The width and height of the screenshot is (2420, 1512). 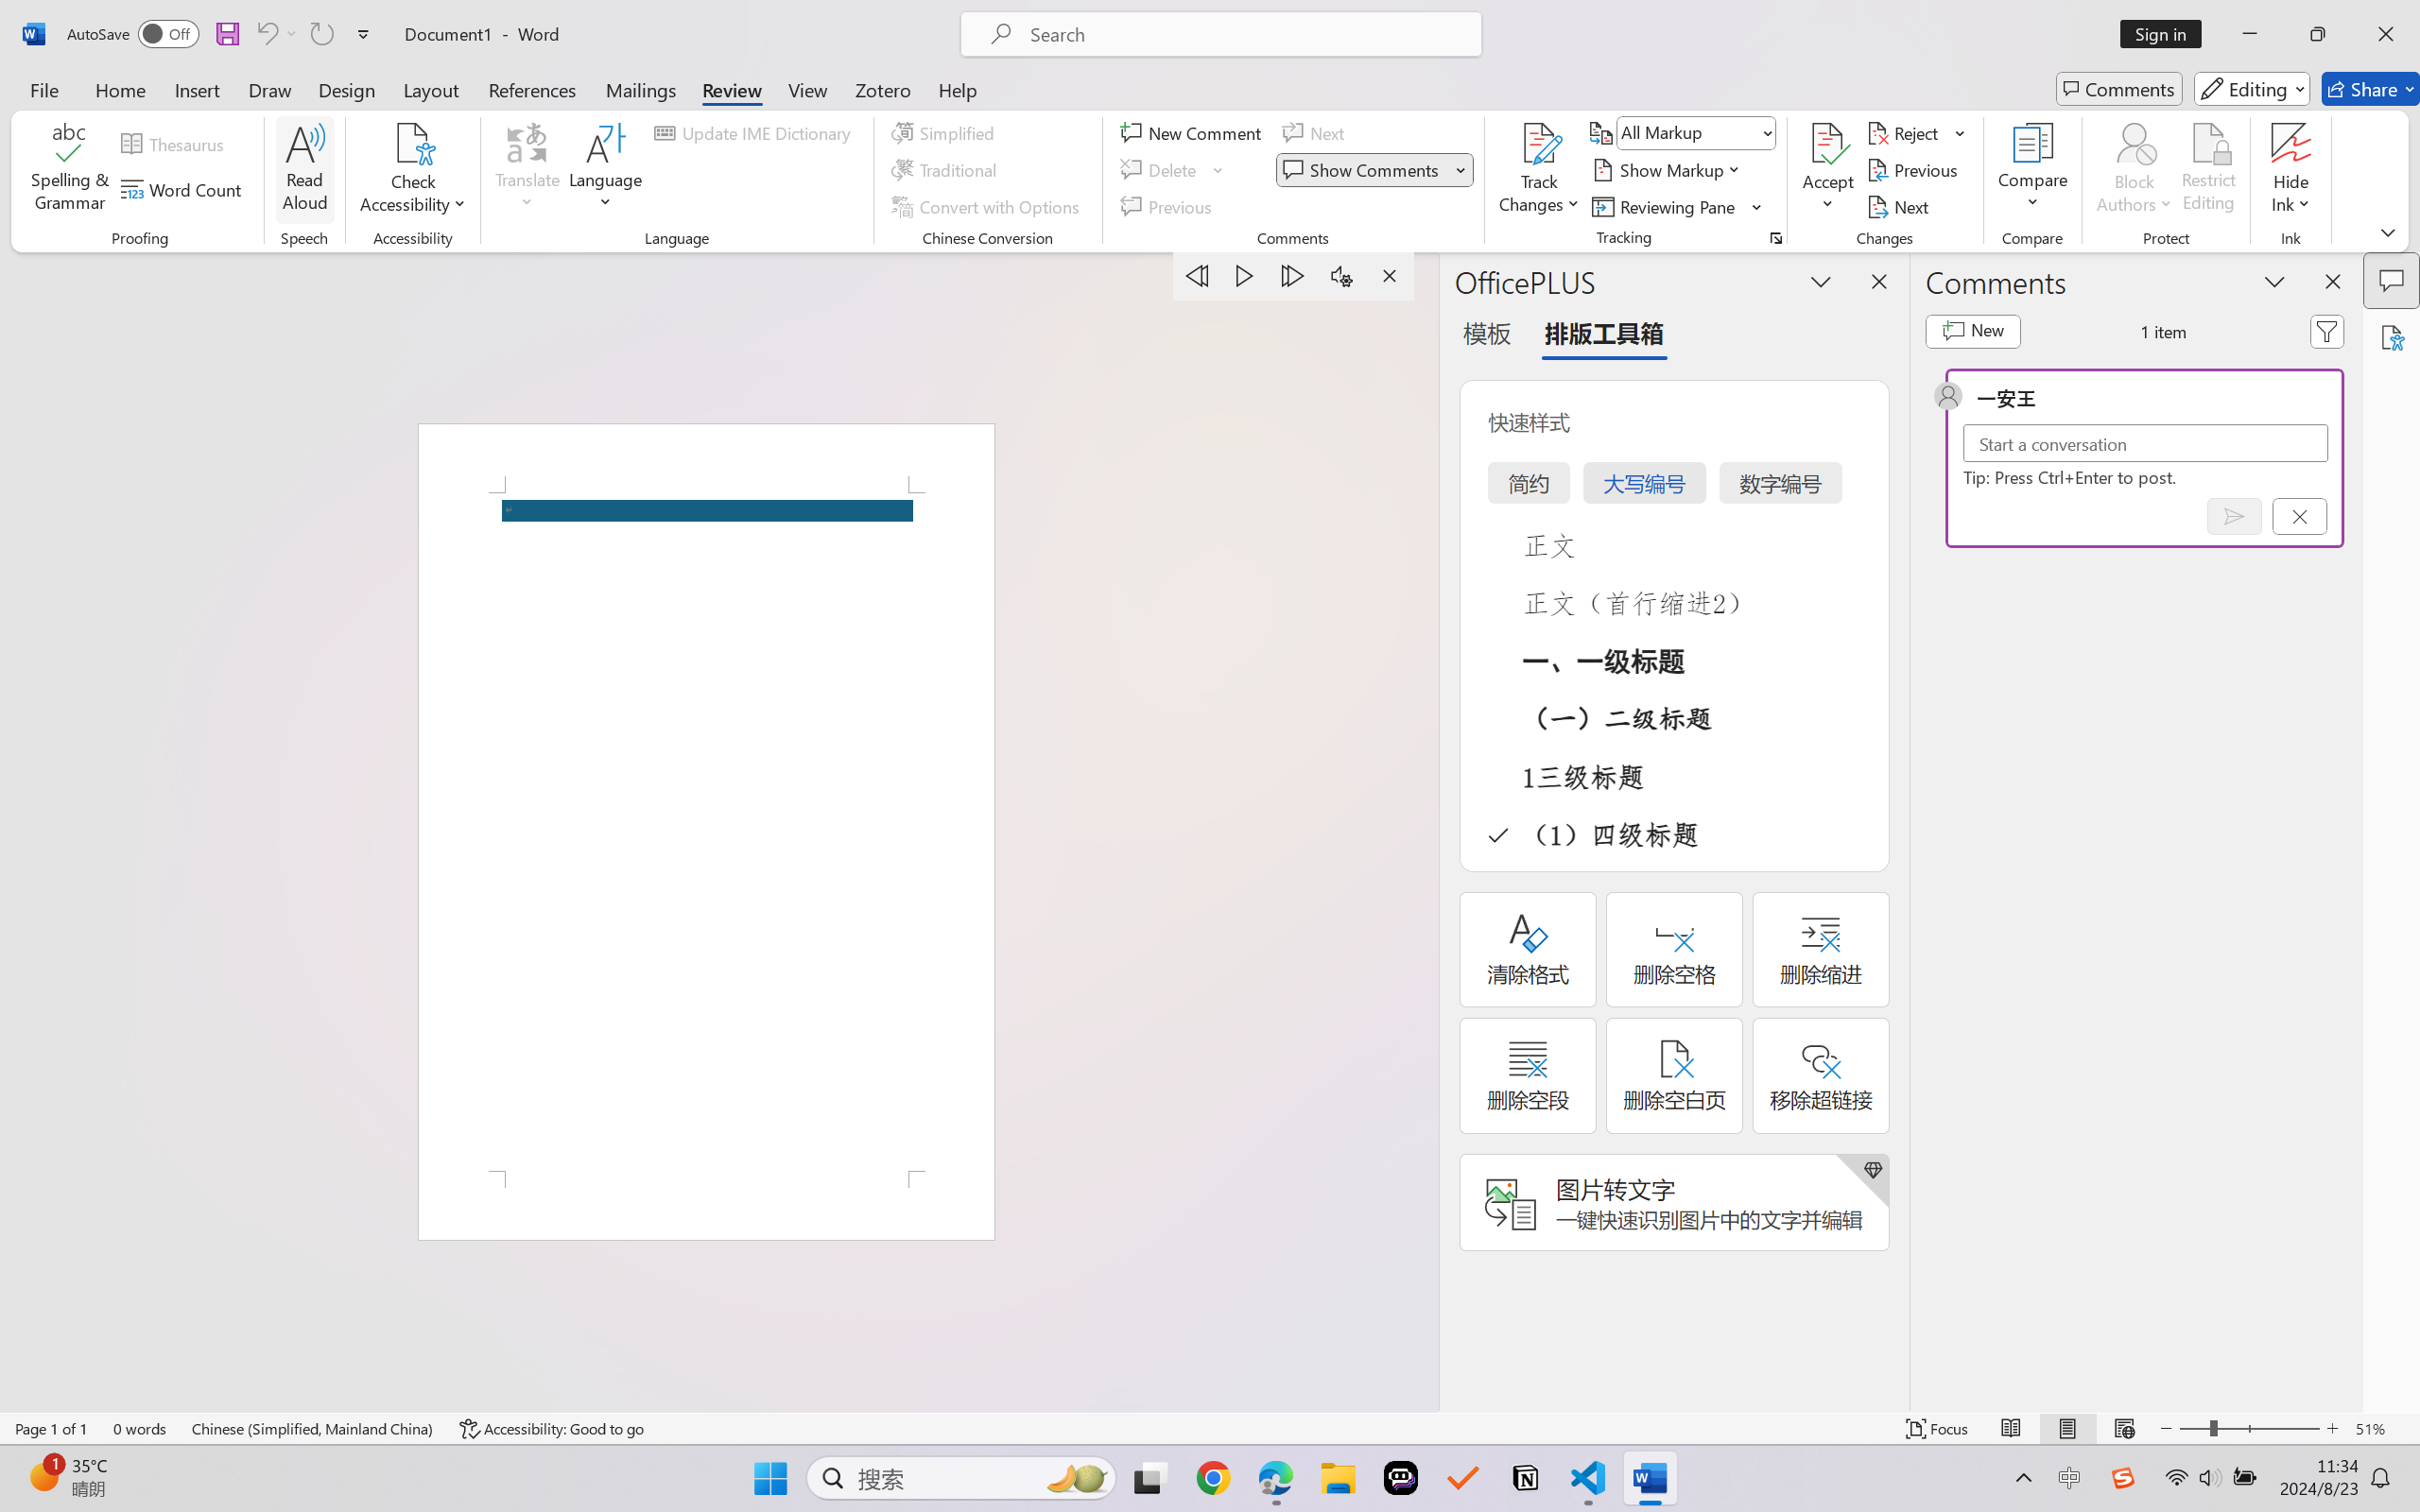 I want to click on 'Undo Apply Quick Style Set', so click(x=274, y=33).